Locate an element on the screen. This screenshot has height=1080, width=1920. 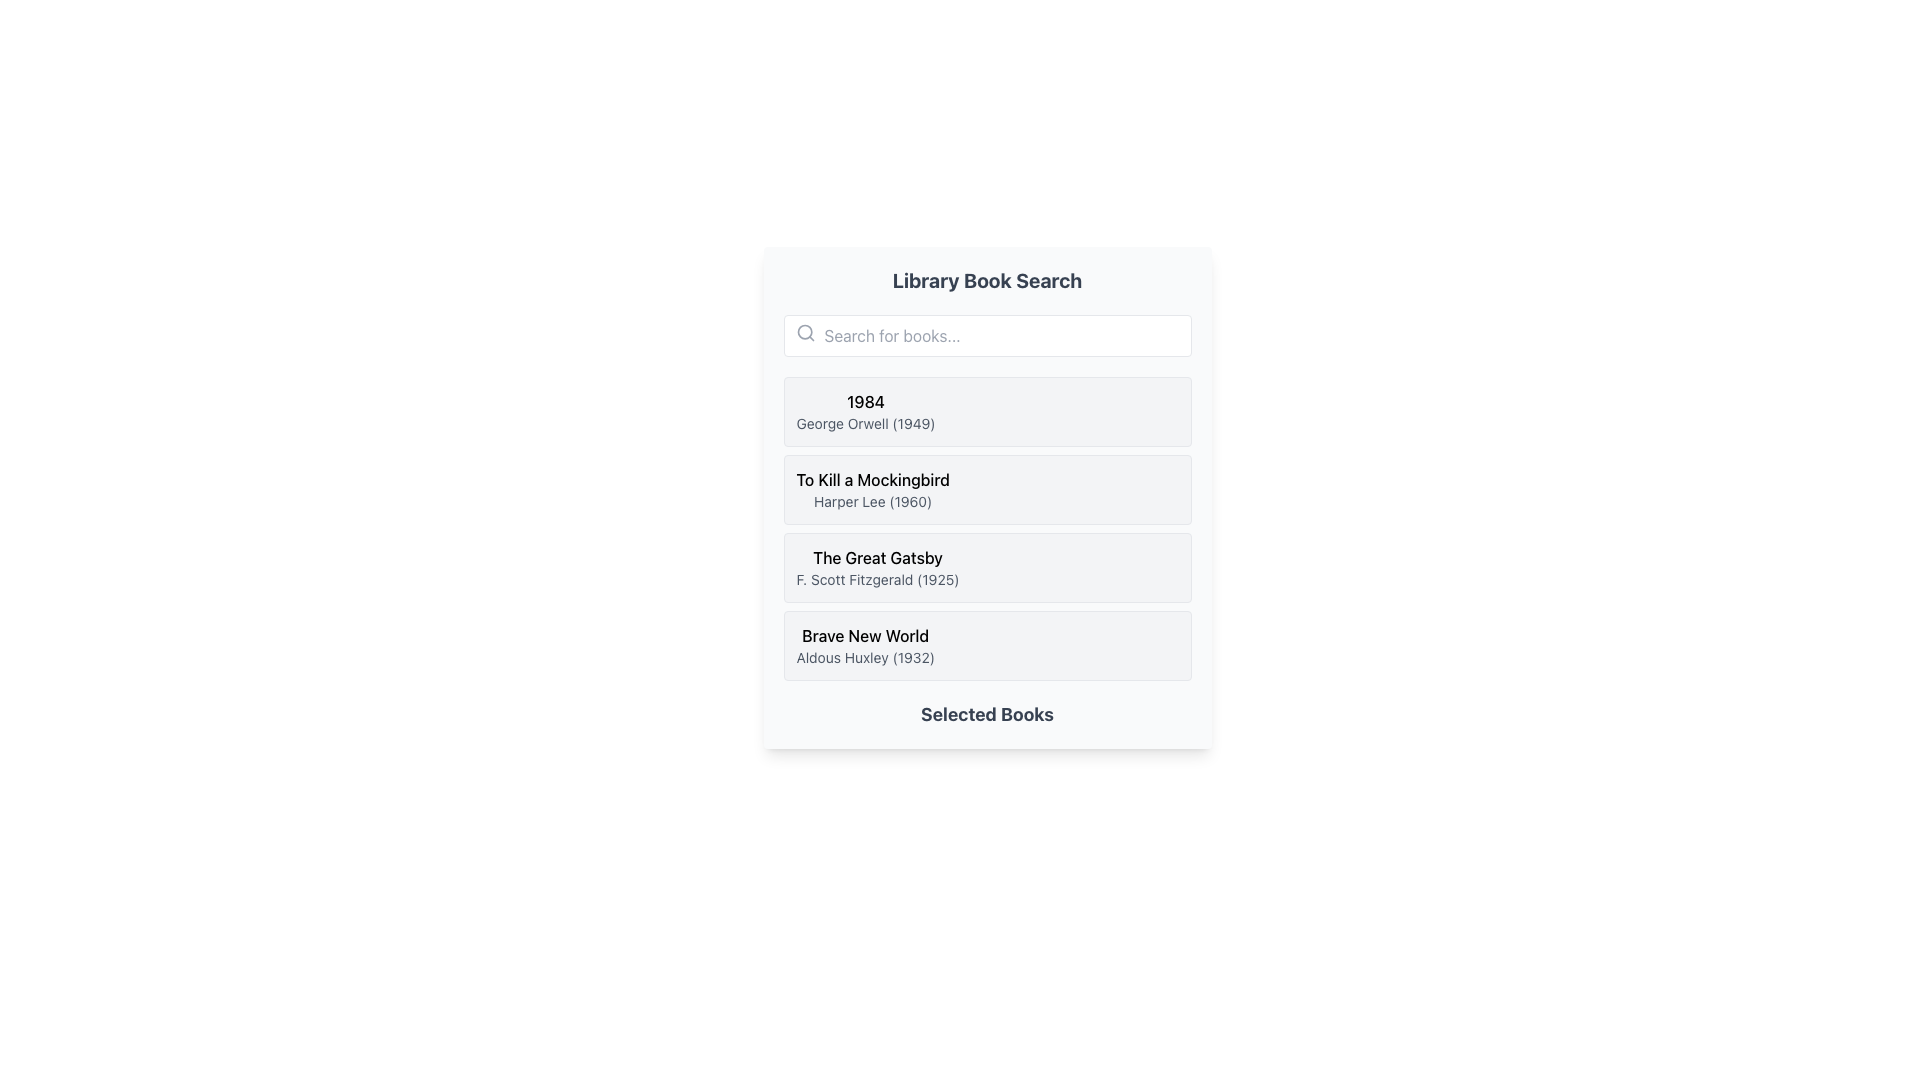
the bolded text label stating 'Brave New World' located is located at coordinates (865, 636).